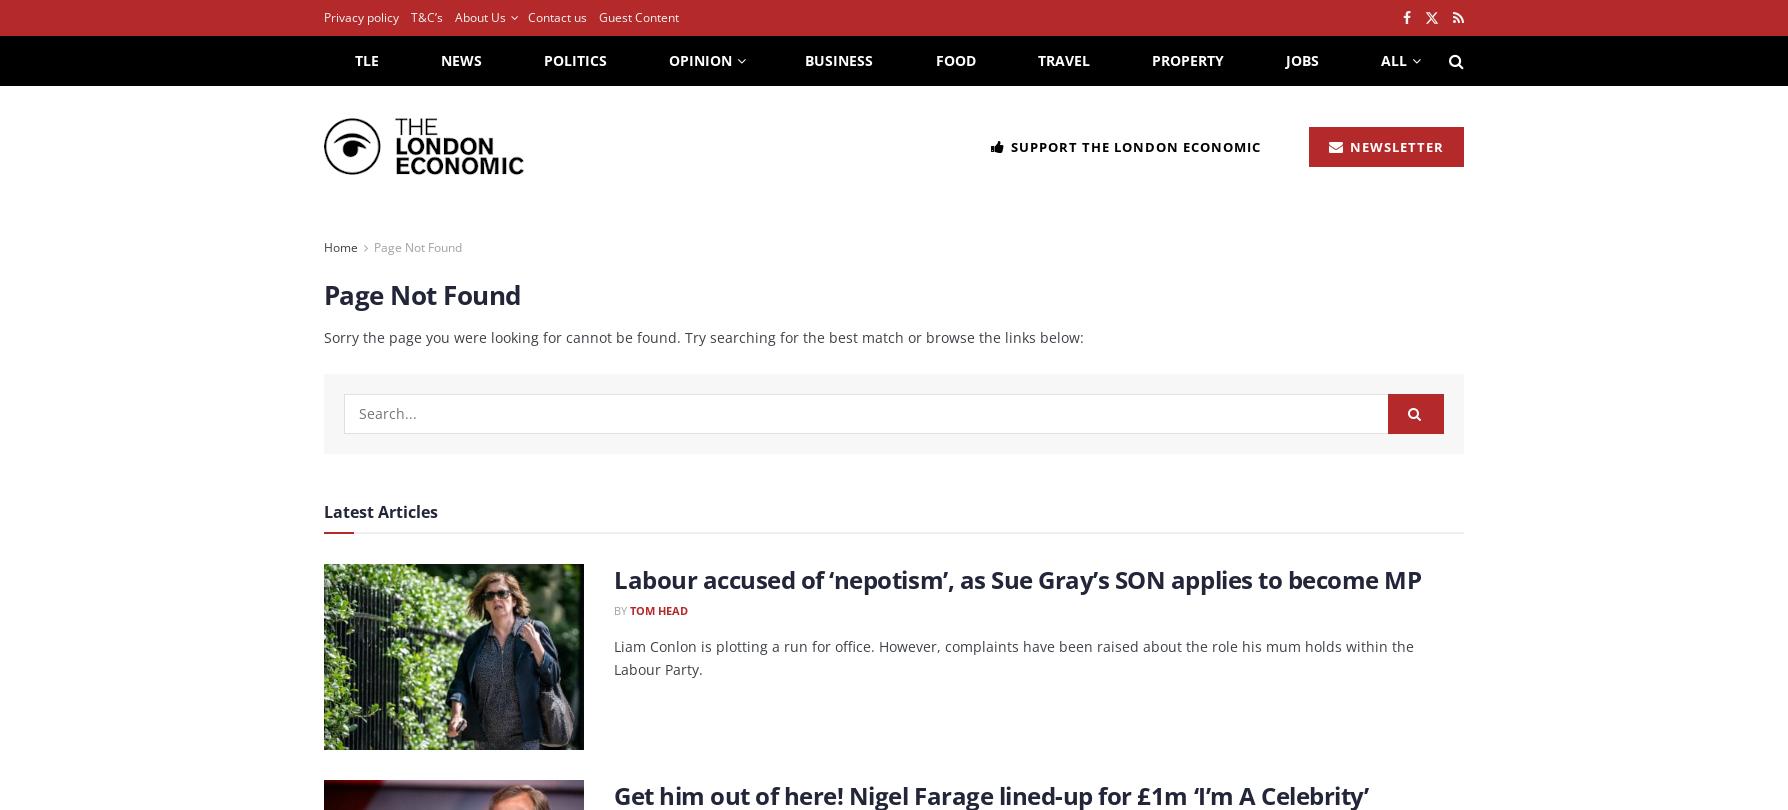 The image size is (1788, 810). I want to click on 'by', so click(620, 608).